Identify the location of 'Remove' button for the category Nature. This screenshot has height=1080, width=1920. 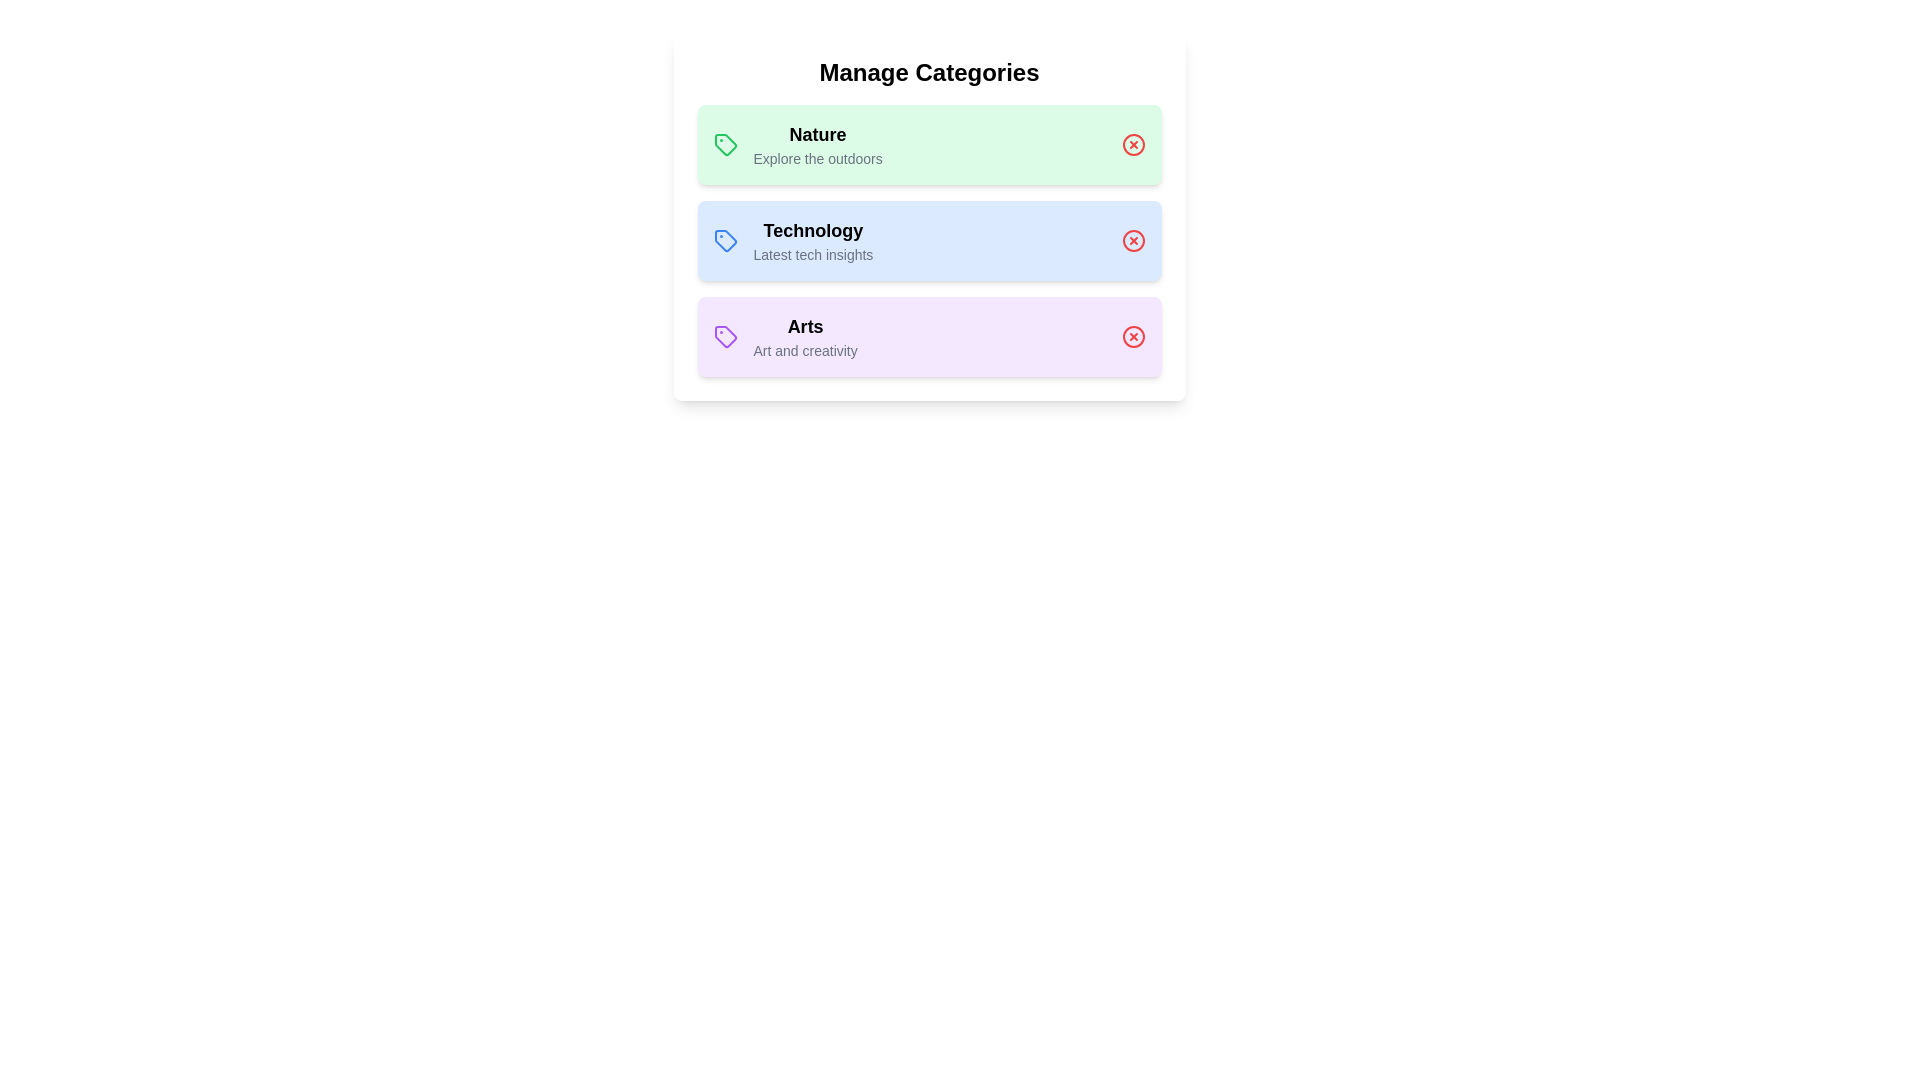
(1133, 144).